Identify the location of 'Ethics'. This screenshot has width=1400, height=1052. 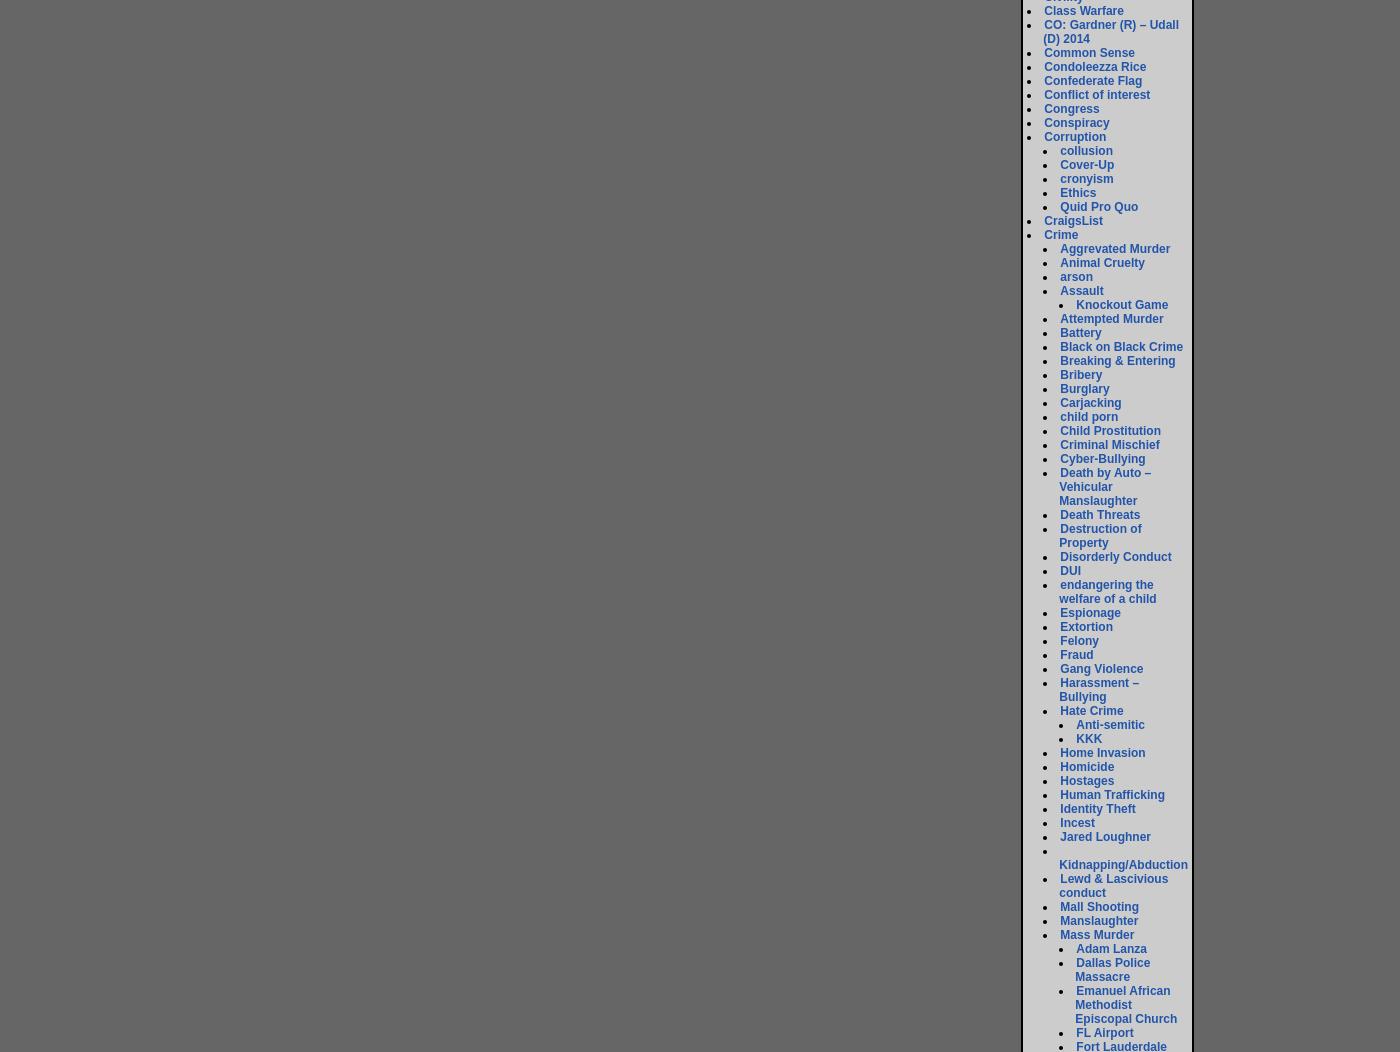
(1059, 193).